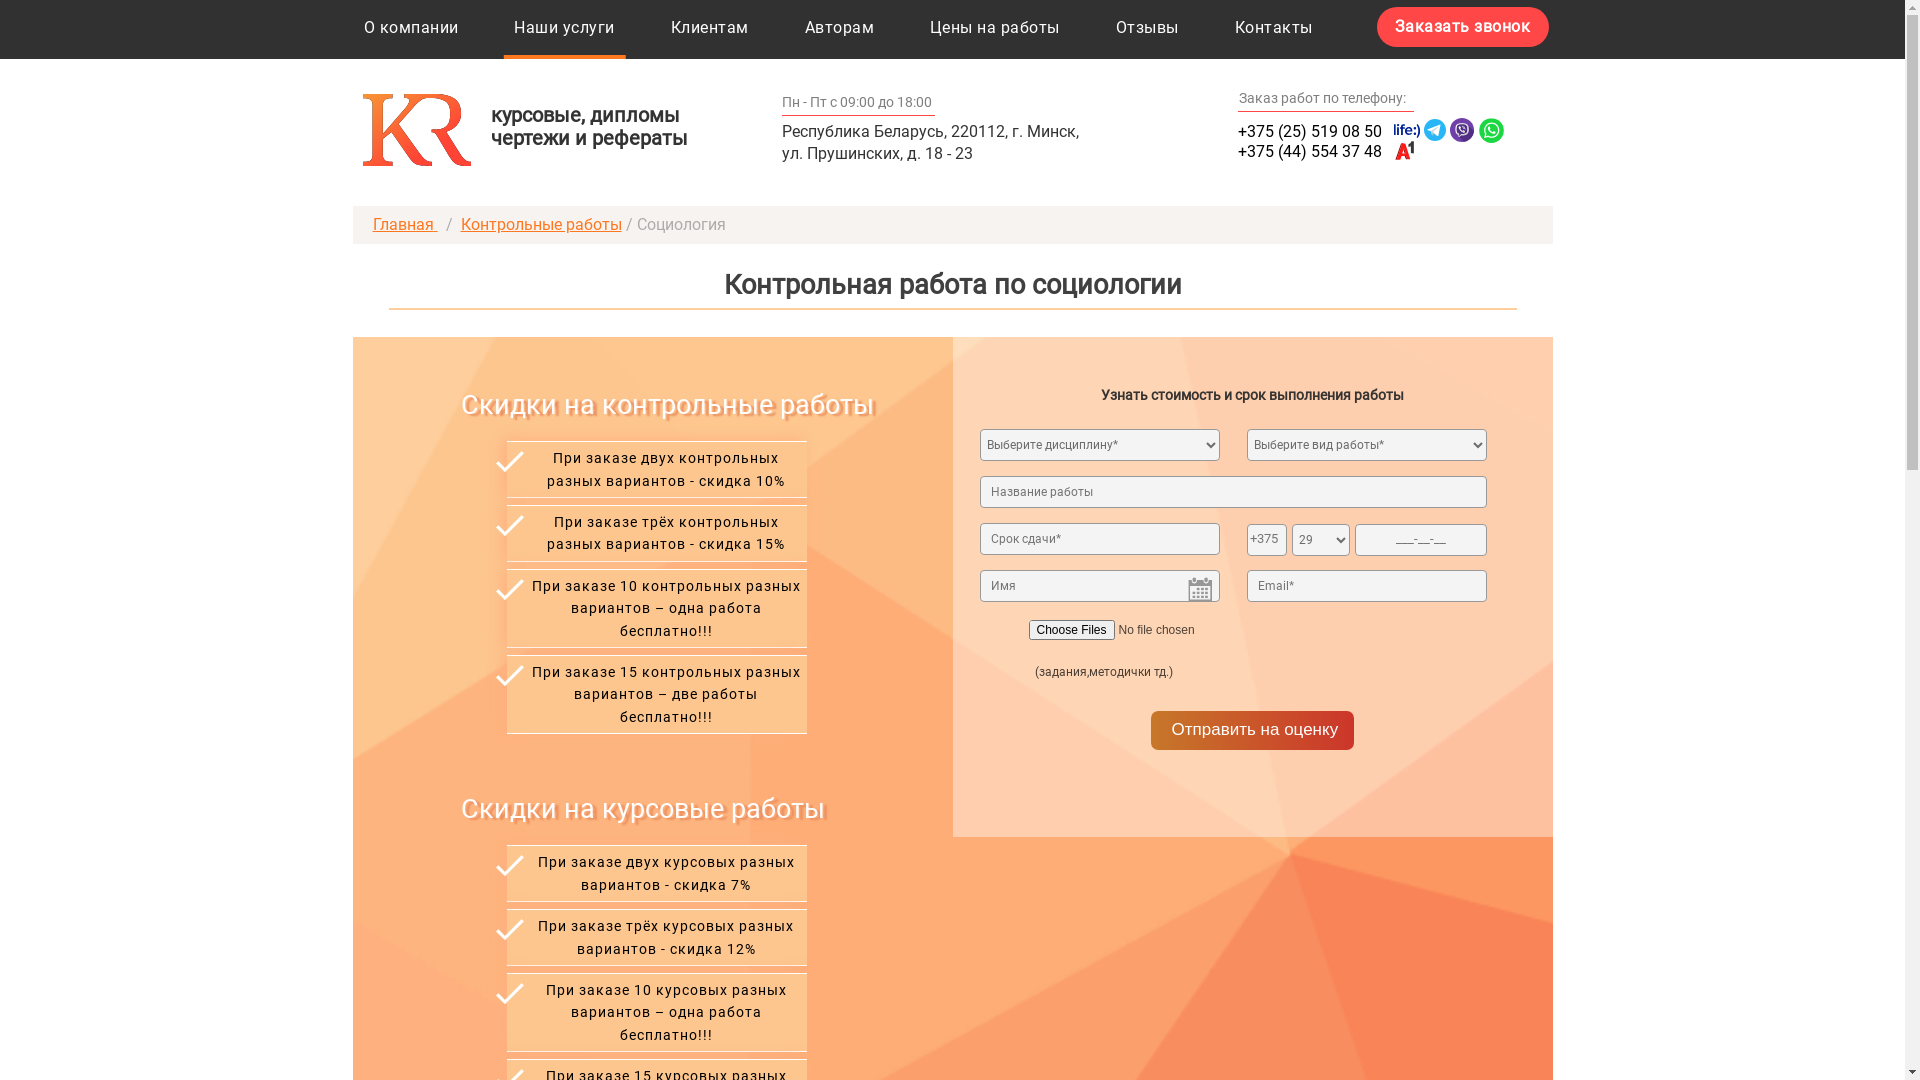  I want to click on '+375 (44) 554 37 48', so click(1327, 150).